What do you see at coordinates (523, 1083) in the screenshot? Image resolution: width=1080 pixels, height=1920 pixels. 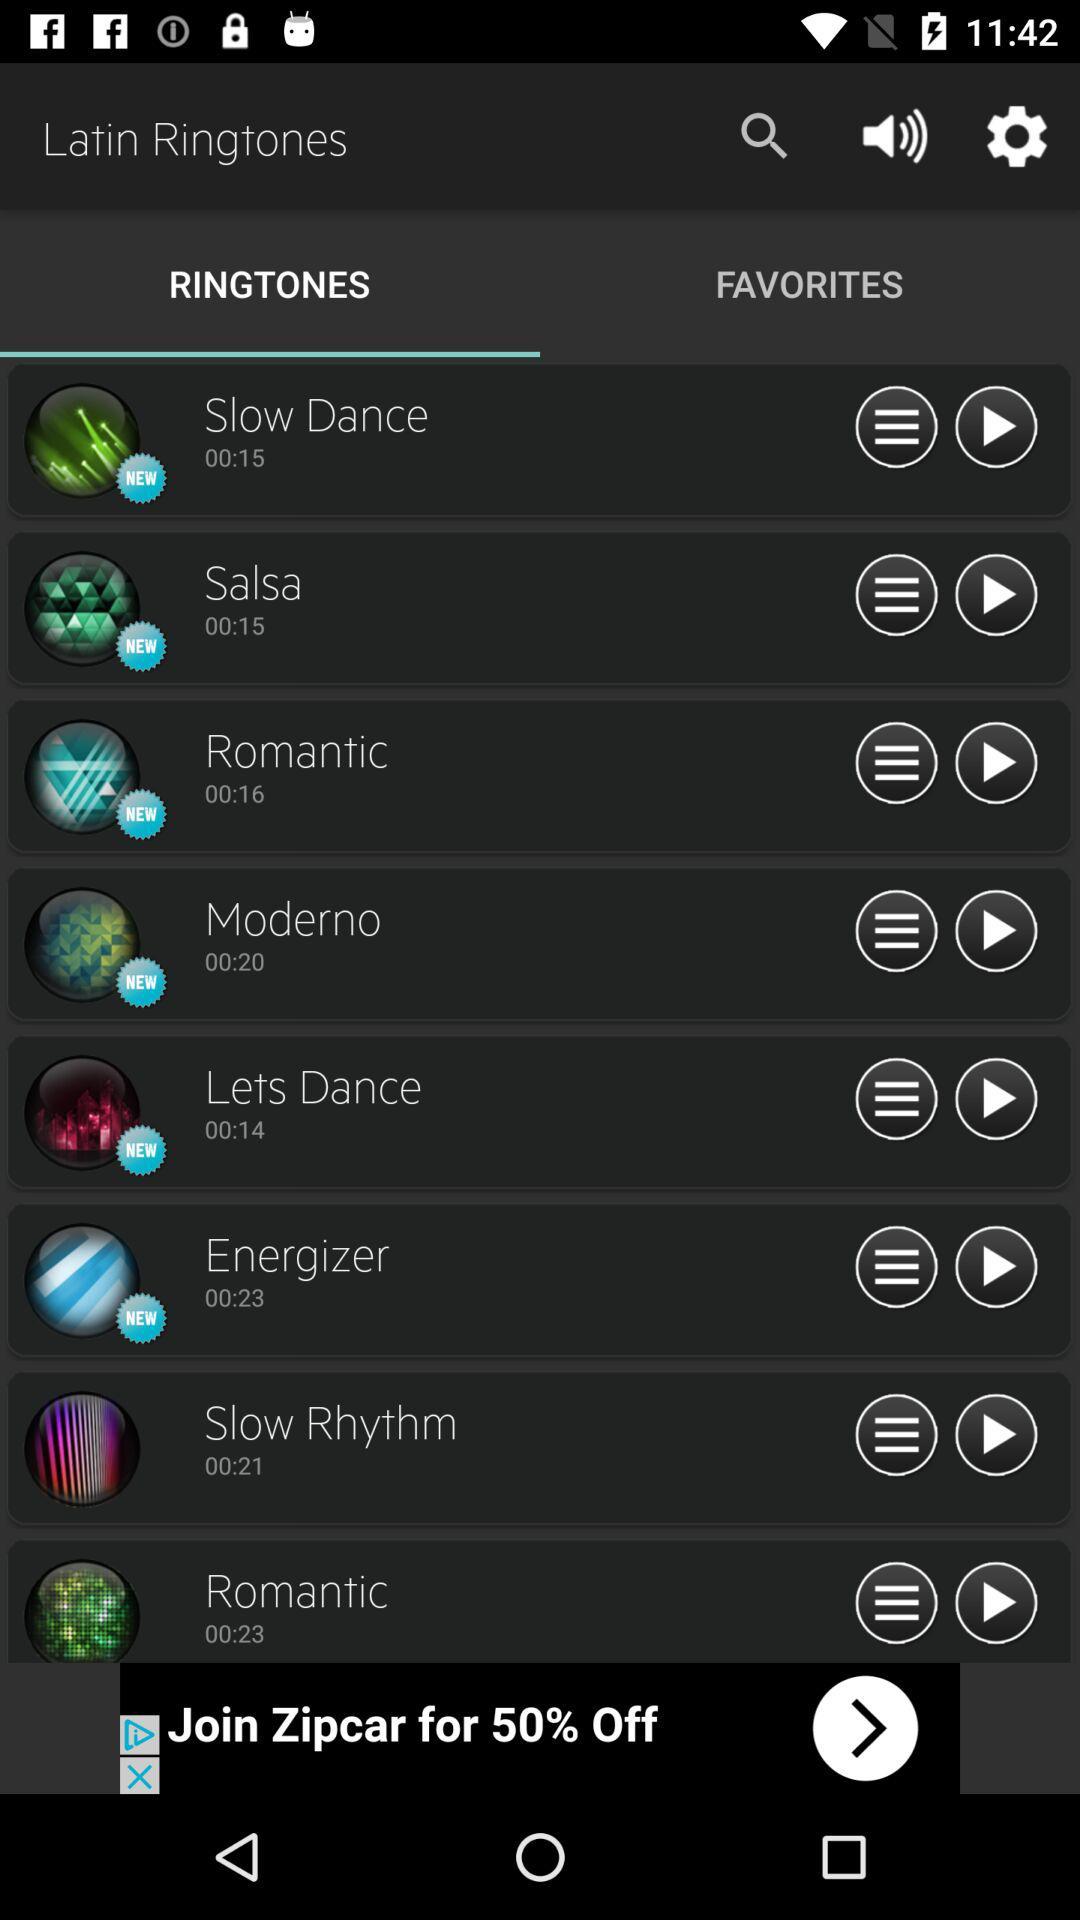 I see `the text lets dance shown above 0014` at bounding box center [523, 1083].